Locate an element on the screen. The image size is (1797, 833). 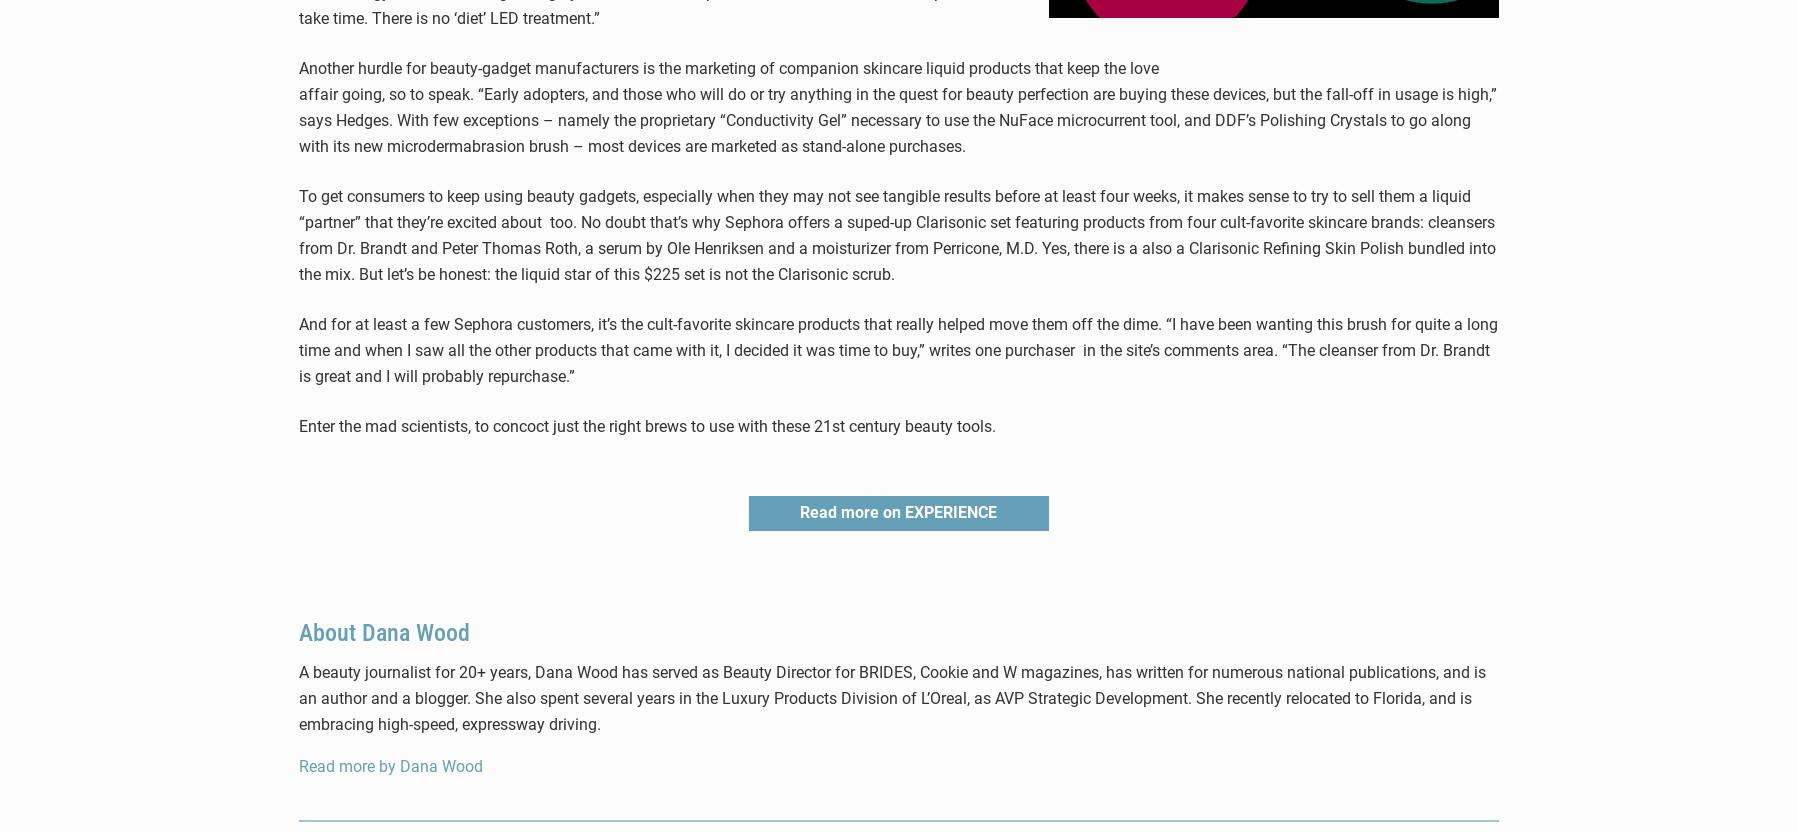
'Enter the mad scientists, to concoct just the right brews to use with these 21st century beauty tools.' is located at coordinates (297, 424).